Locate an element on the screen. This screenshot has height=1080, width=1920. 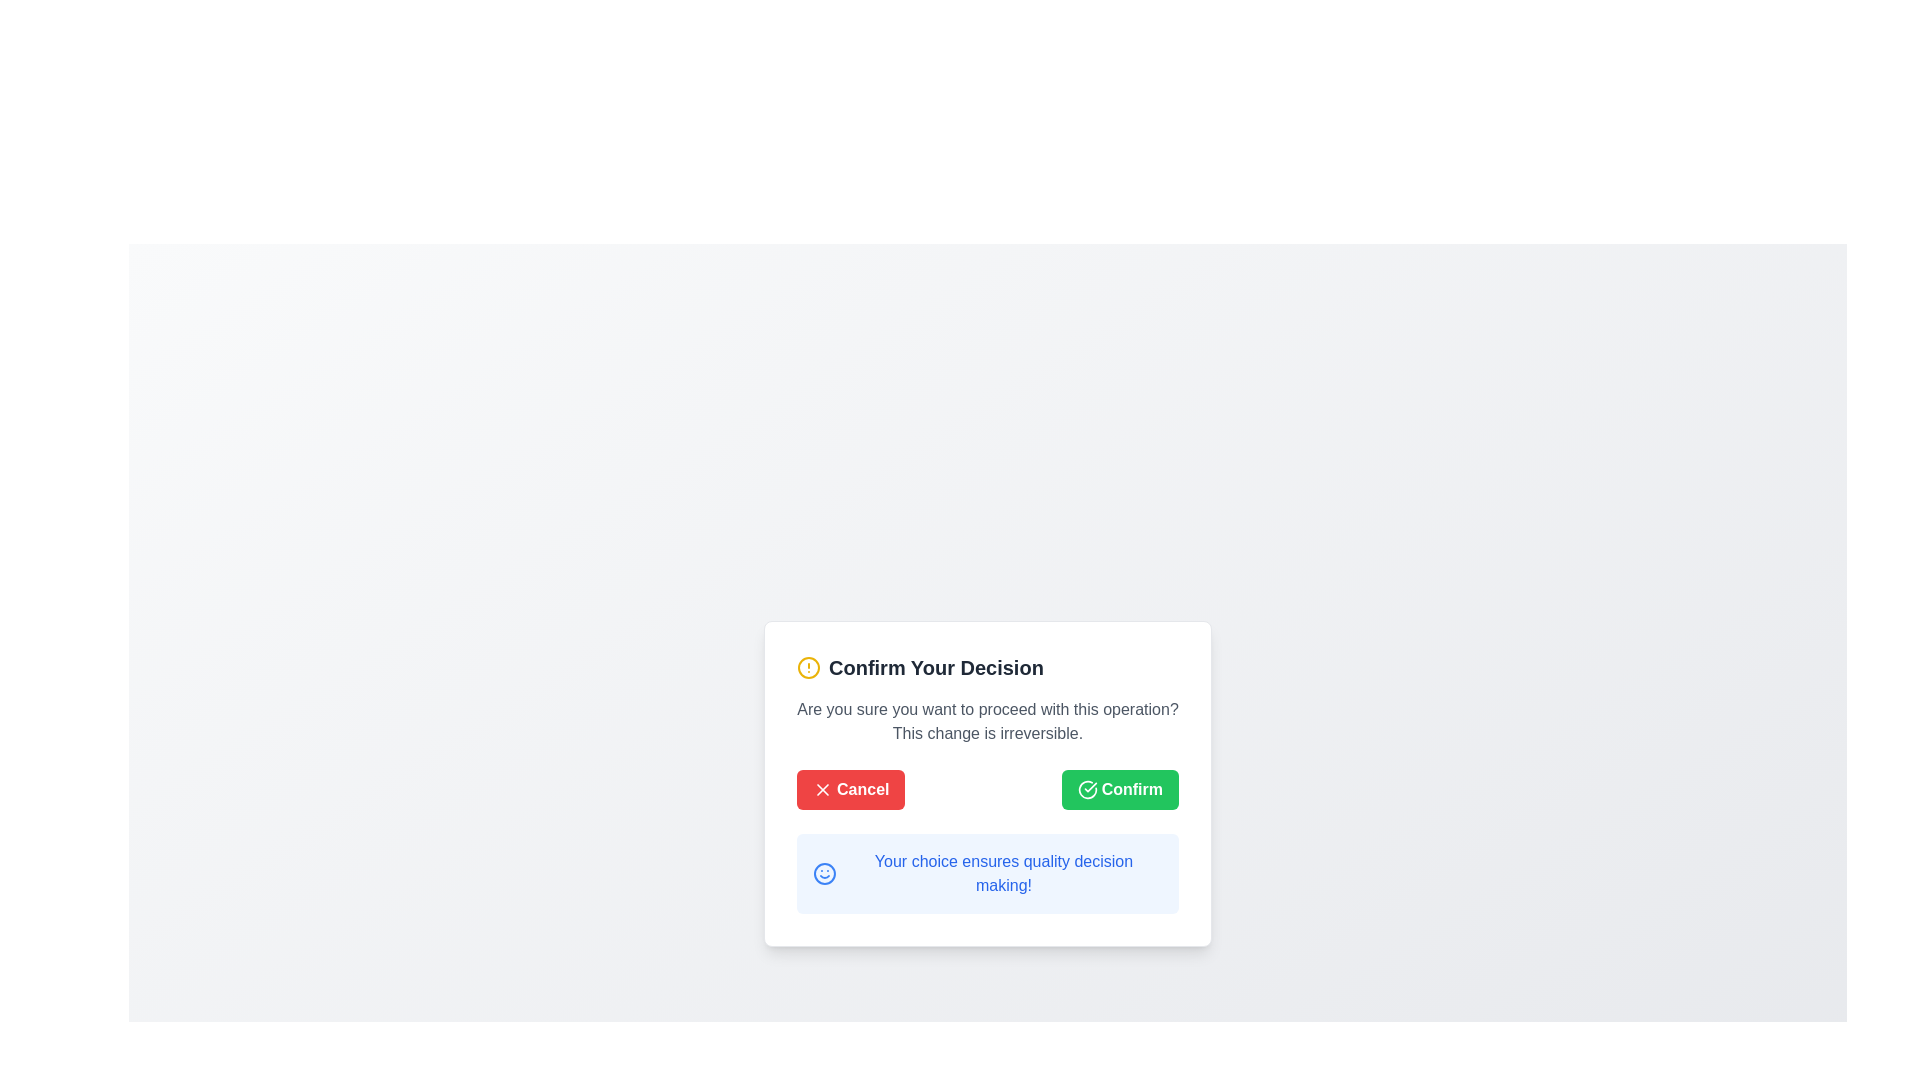
the circular yellow alert icon with an exclamation mark, located to the left of the text 'Confirm Your Decision' in the confirmation modal is located at coordinates (809, 667).